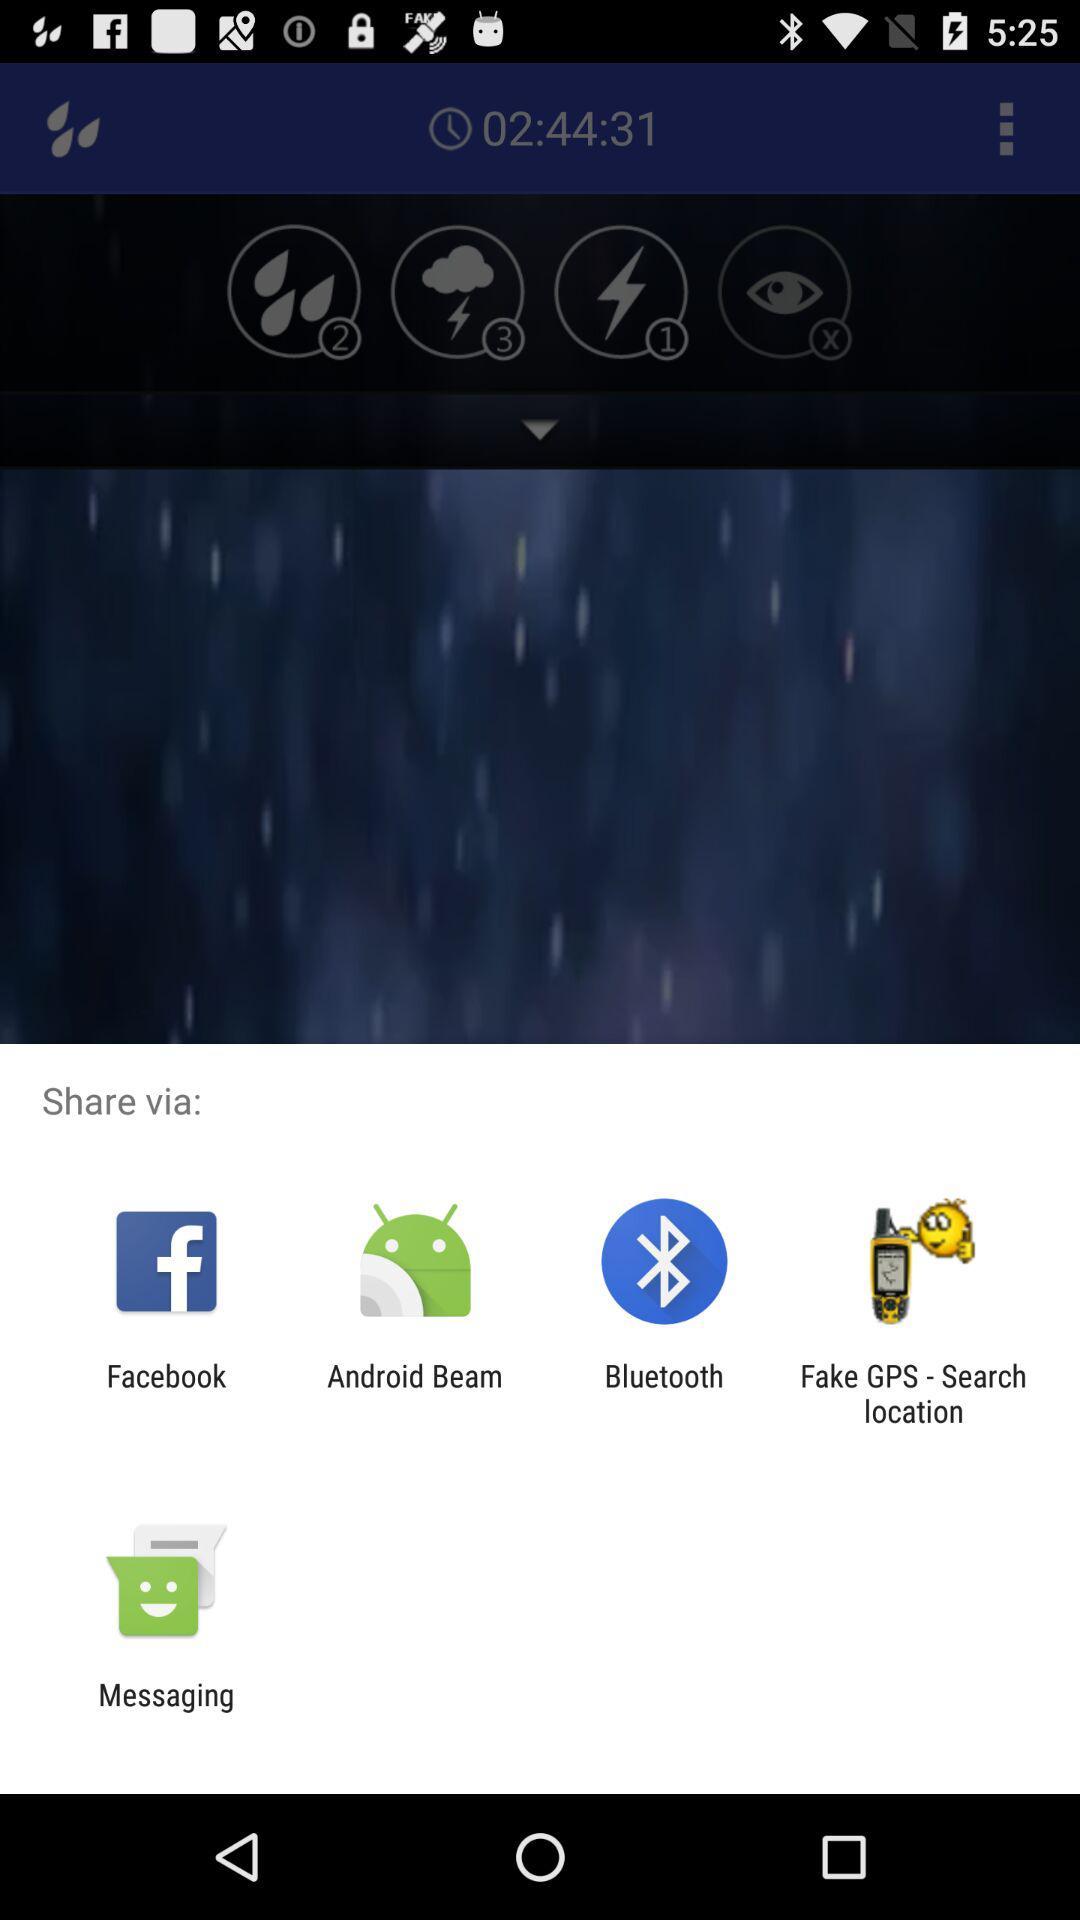 This screenshot has width=1080, height=1920. I want to click on the facebook icon, so click(165, 1392).